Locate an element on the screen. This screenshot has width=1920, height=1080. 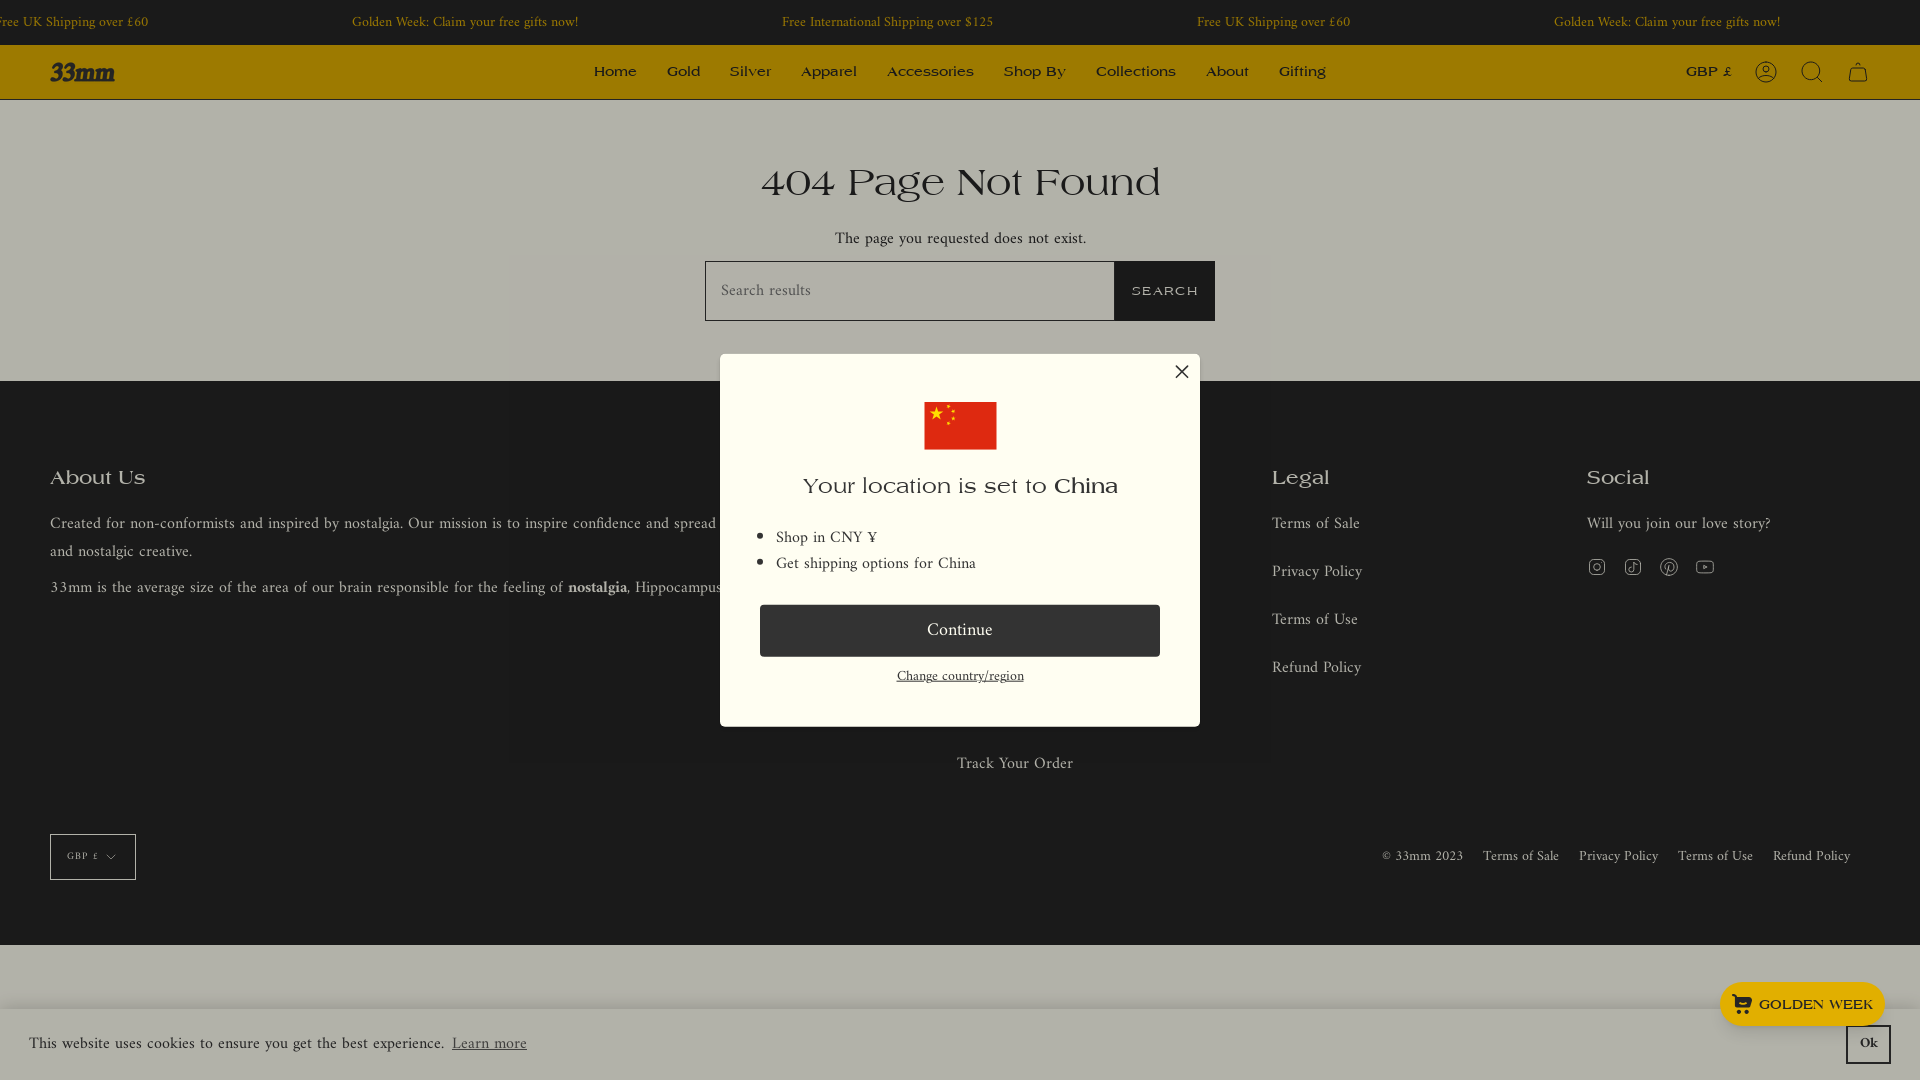
'Silver' is located at coordinates (749, 71).